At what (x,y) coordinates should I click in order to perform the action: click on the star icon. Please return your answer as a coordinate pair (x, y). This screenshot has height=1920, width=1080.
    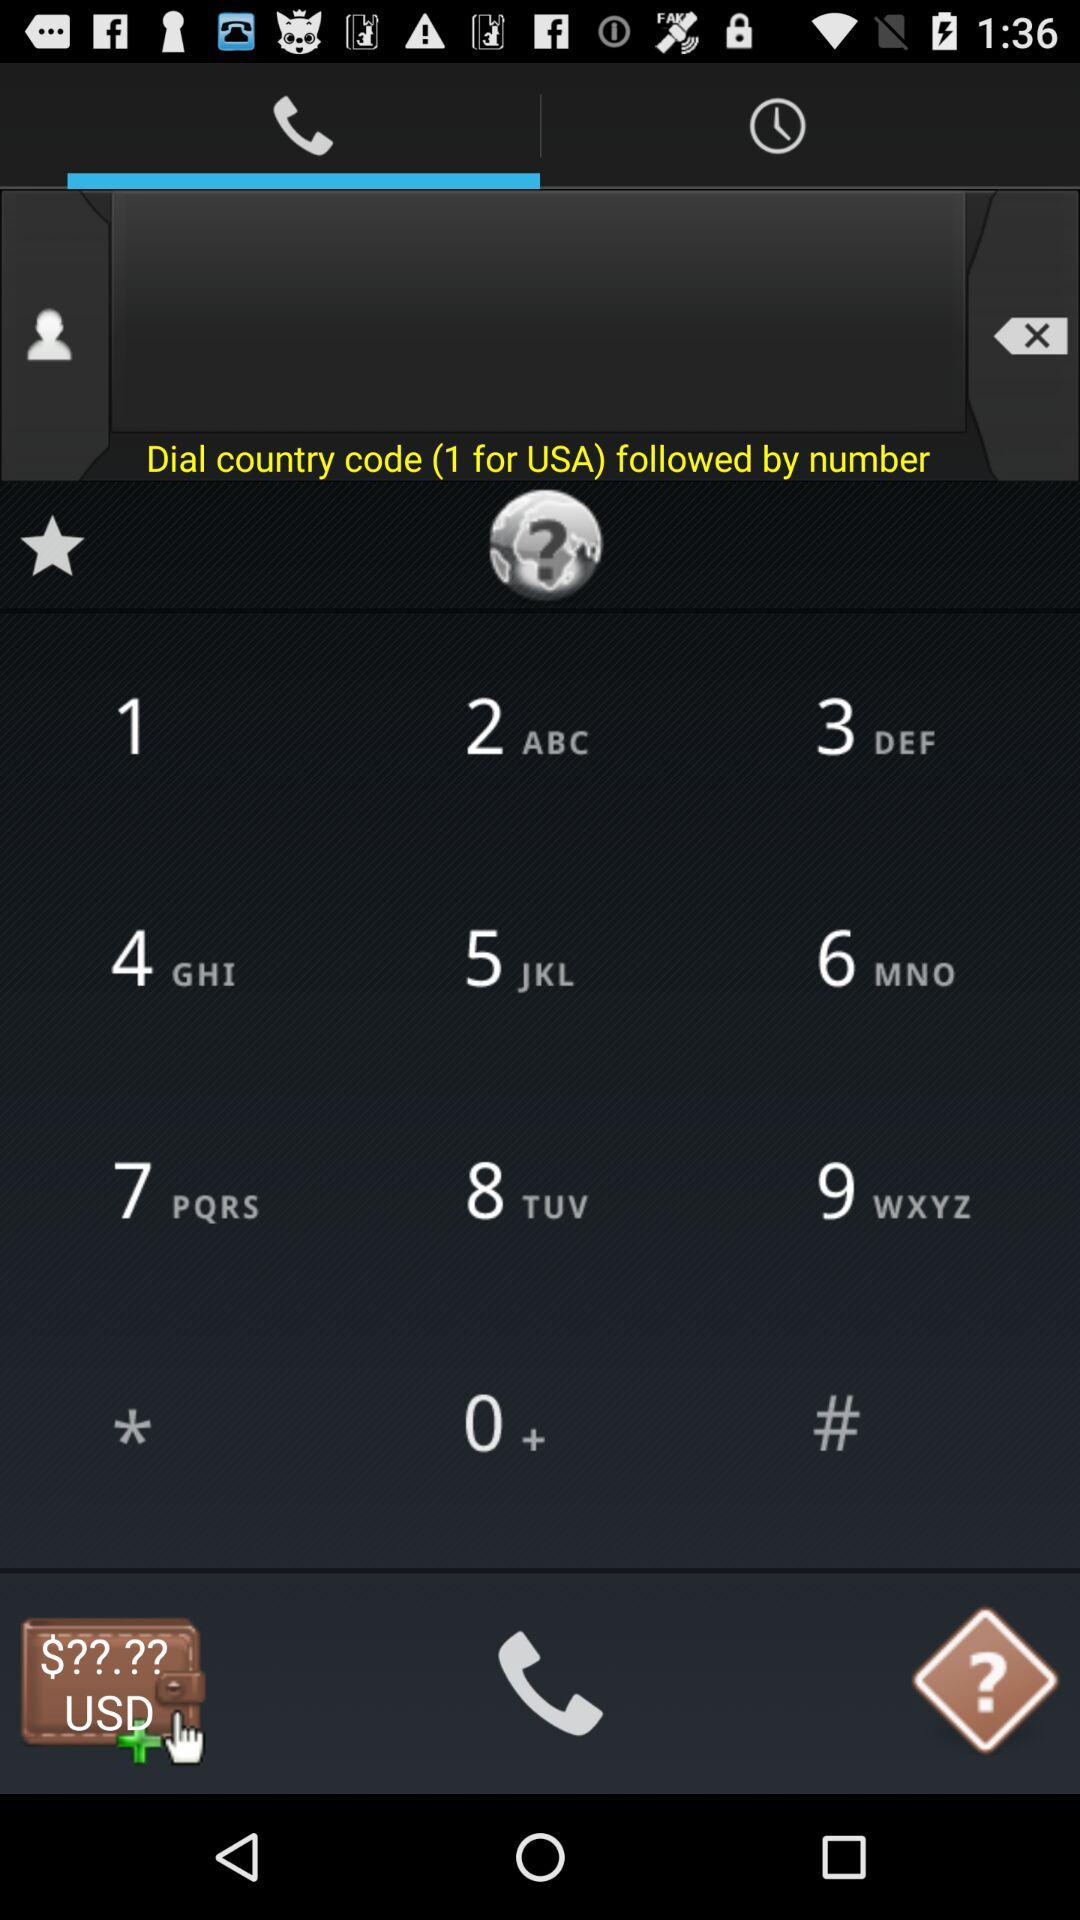
    Looking at the image, I should click on (51, 582).